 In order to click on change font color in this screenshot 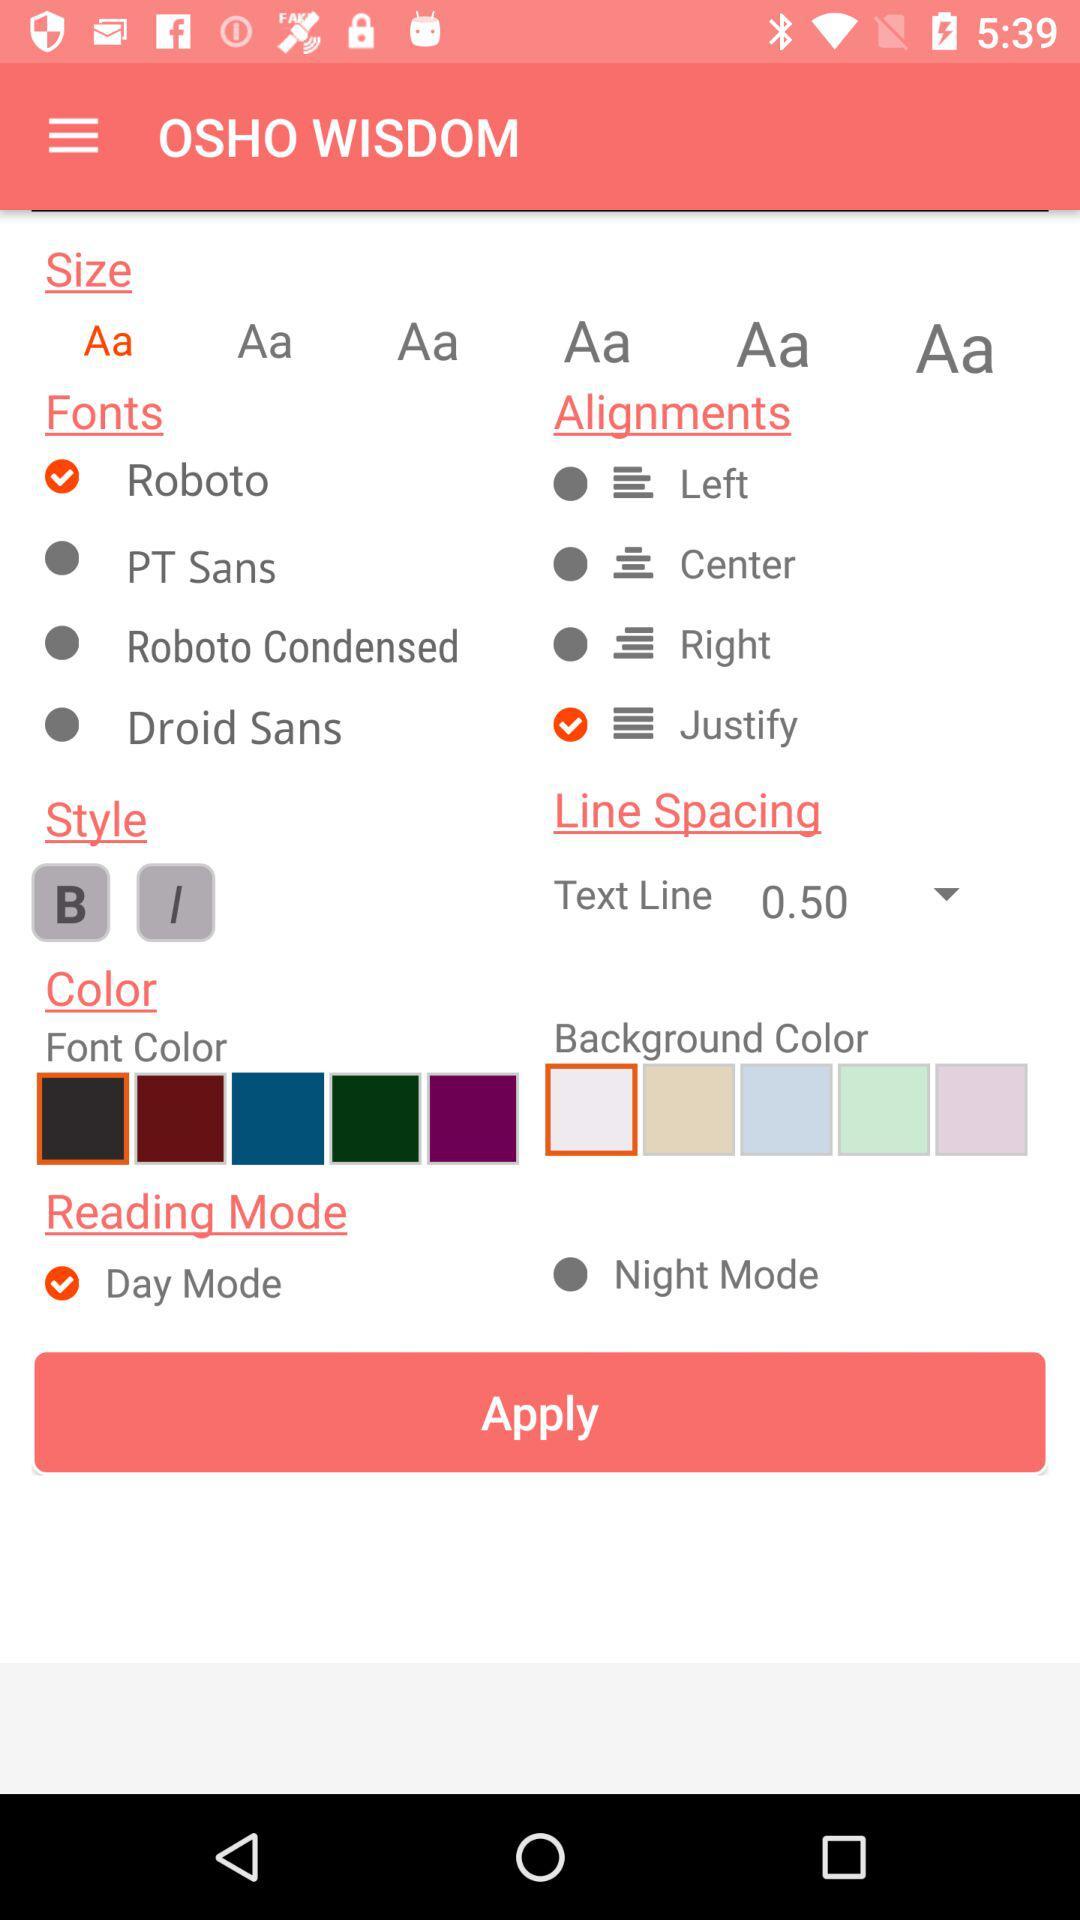, I will do `click(277, 1117)`.